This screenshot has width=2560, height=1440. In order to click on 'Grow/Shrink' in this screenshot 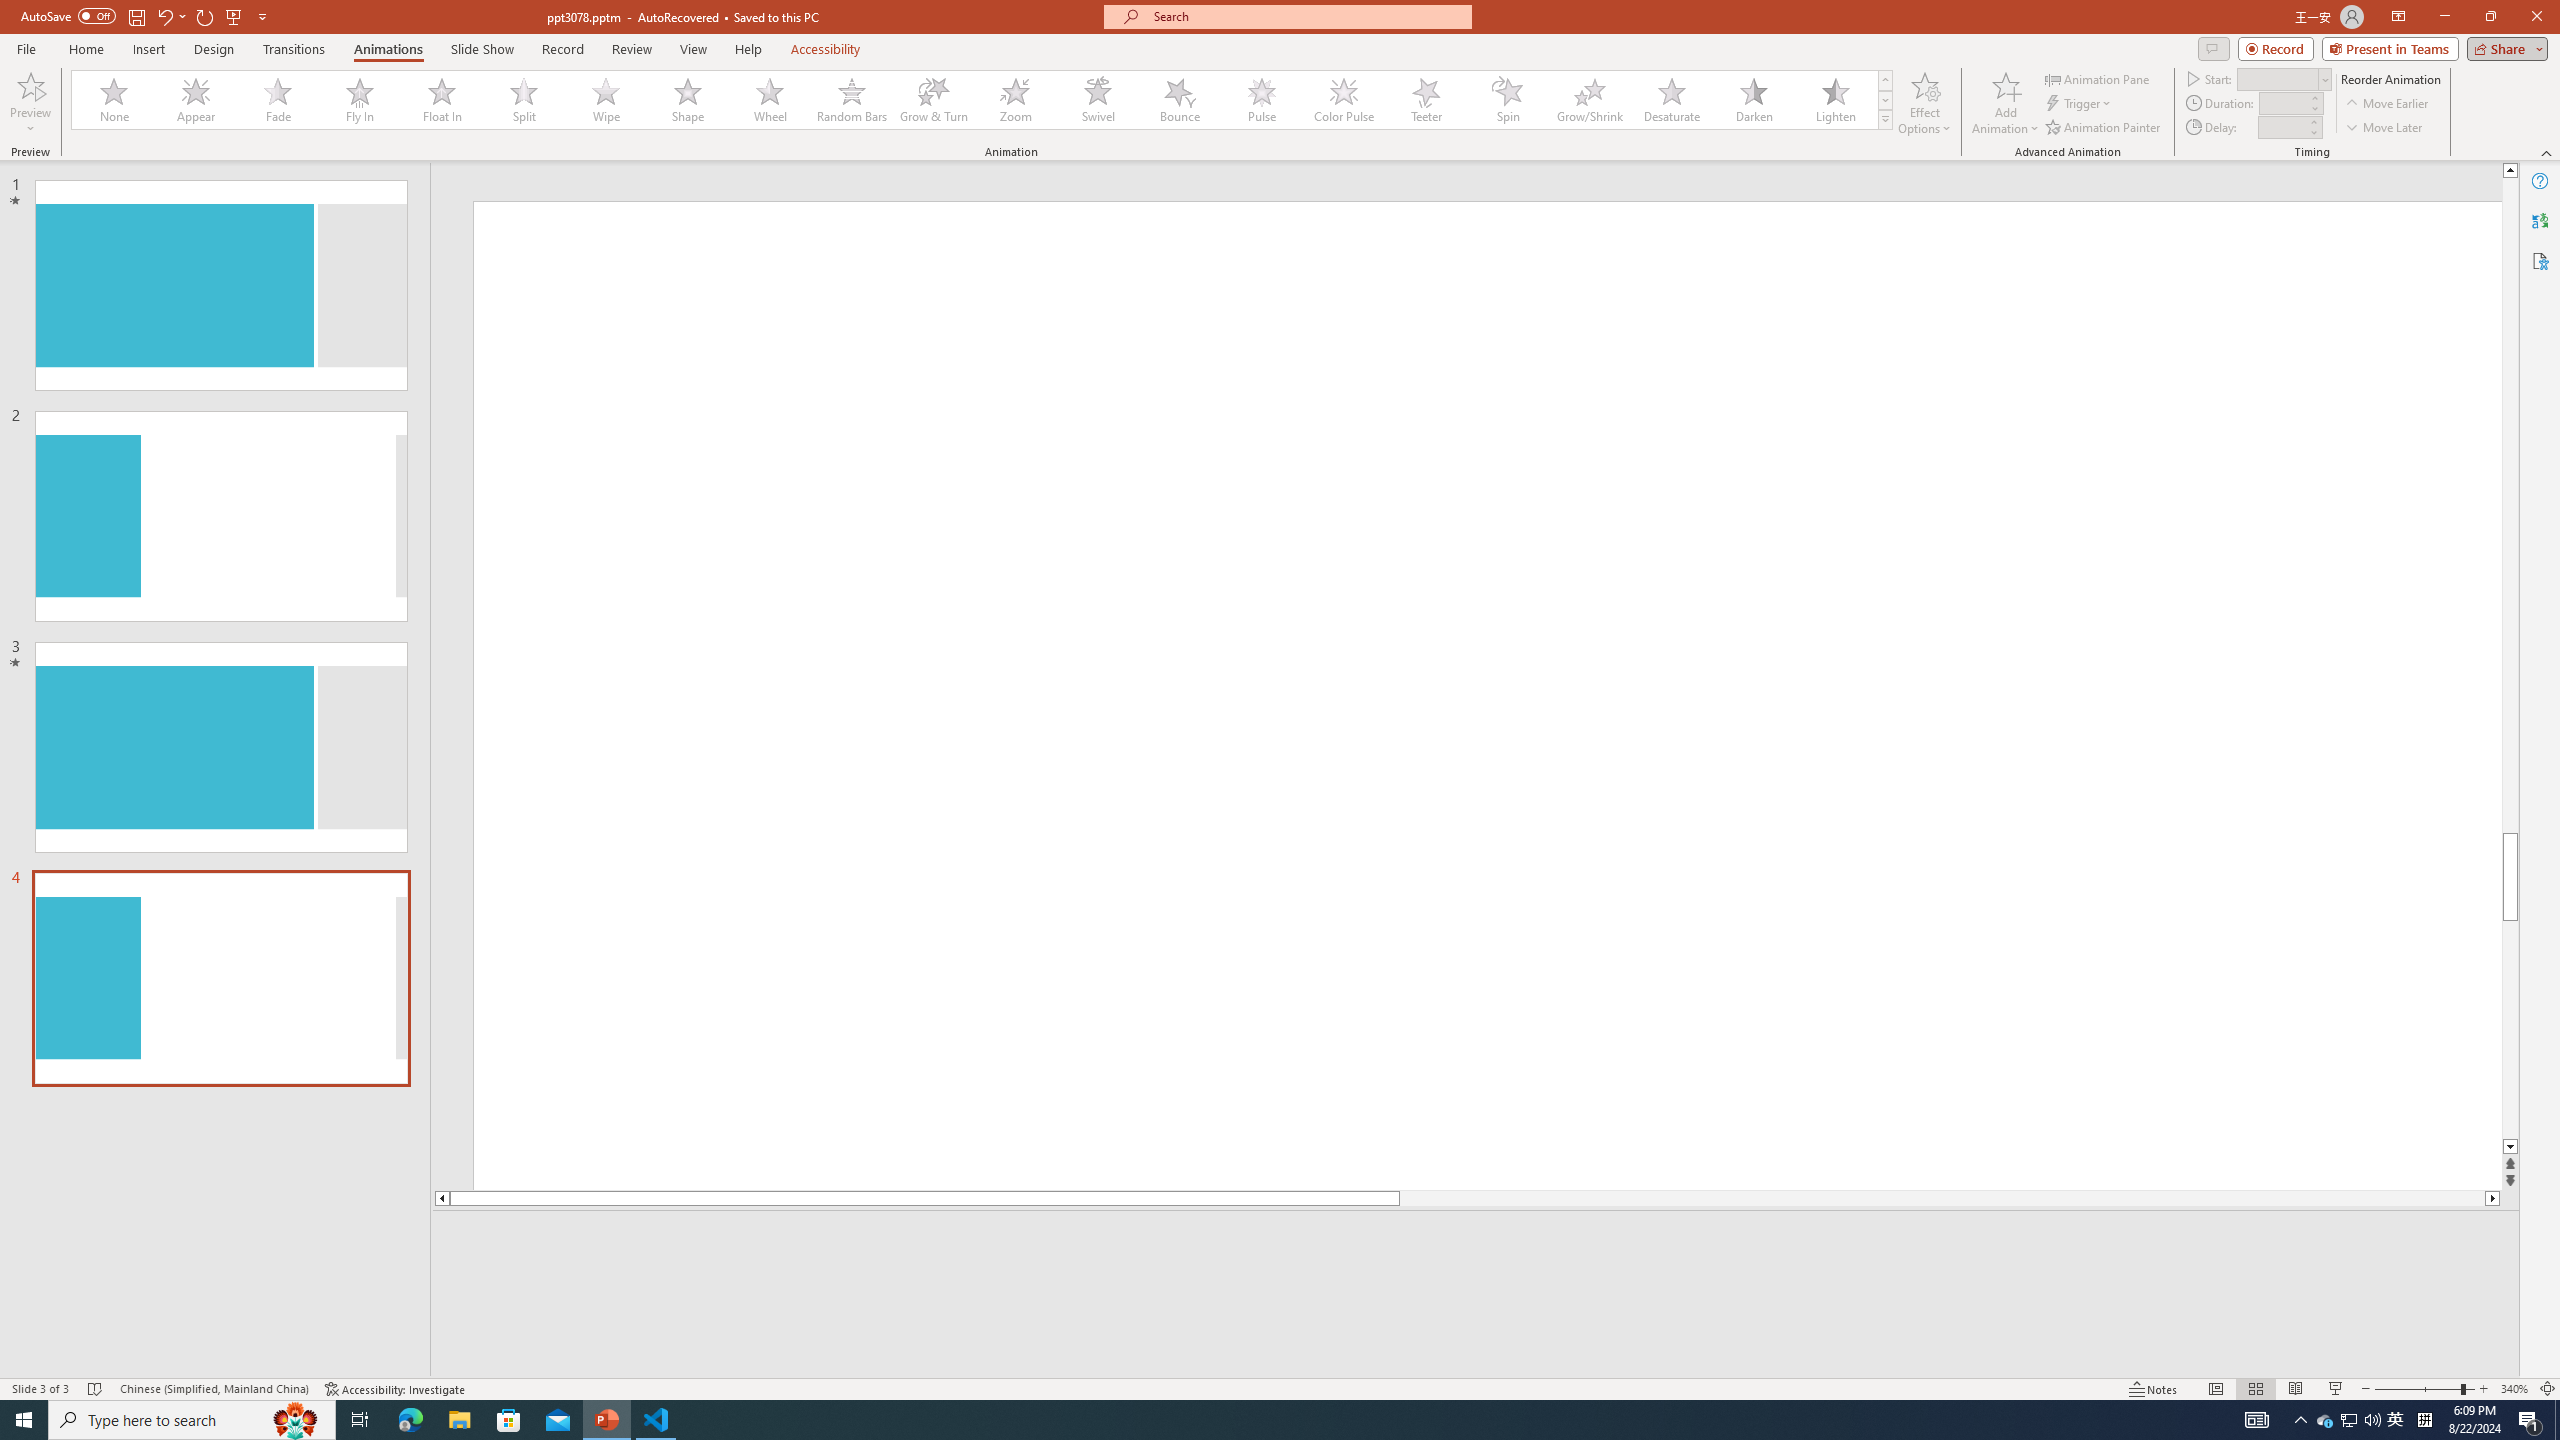, I will do `click(1589, 99)`.